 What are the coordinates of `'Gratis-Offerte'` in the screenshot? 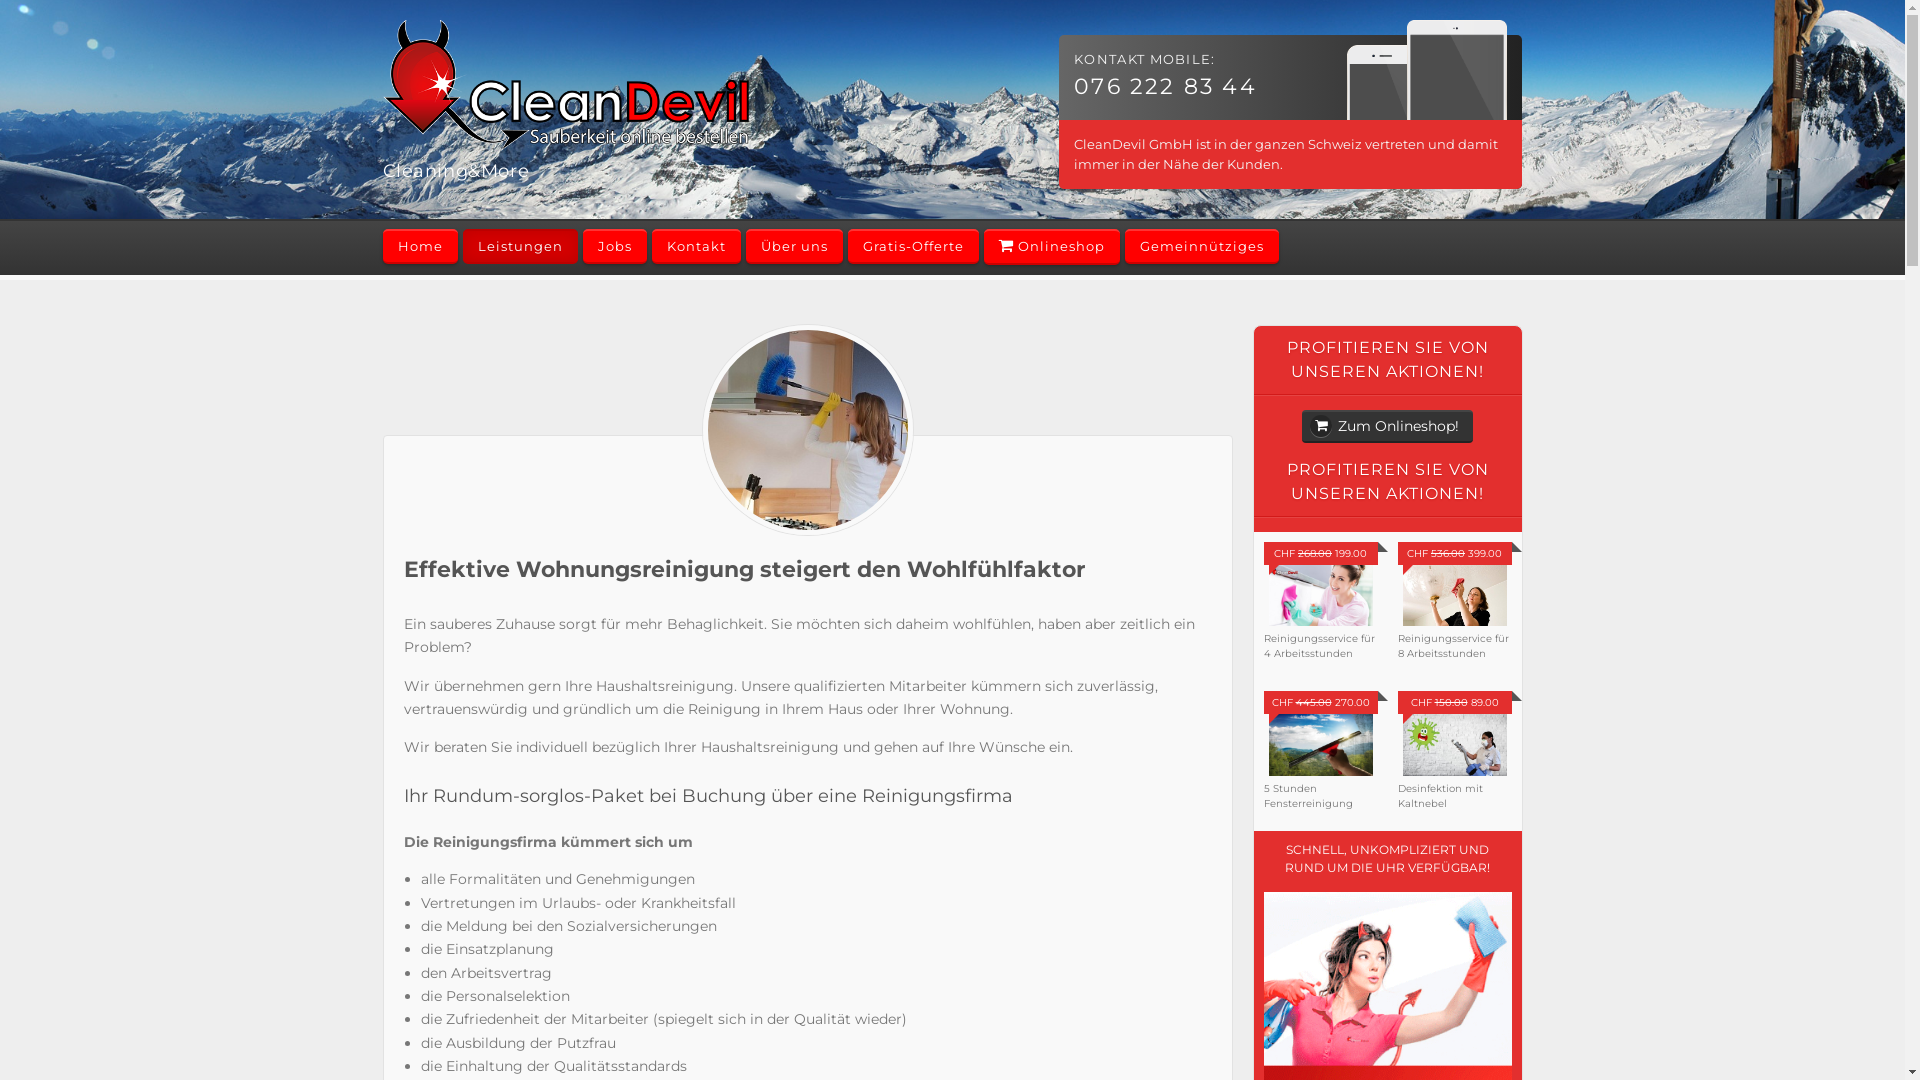 It's located at (848, 245).